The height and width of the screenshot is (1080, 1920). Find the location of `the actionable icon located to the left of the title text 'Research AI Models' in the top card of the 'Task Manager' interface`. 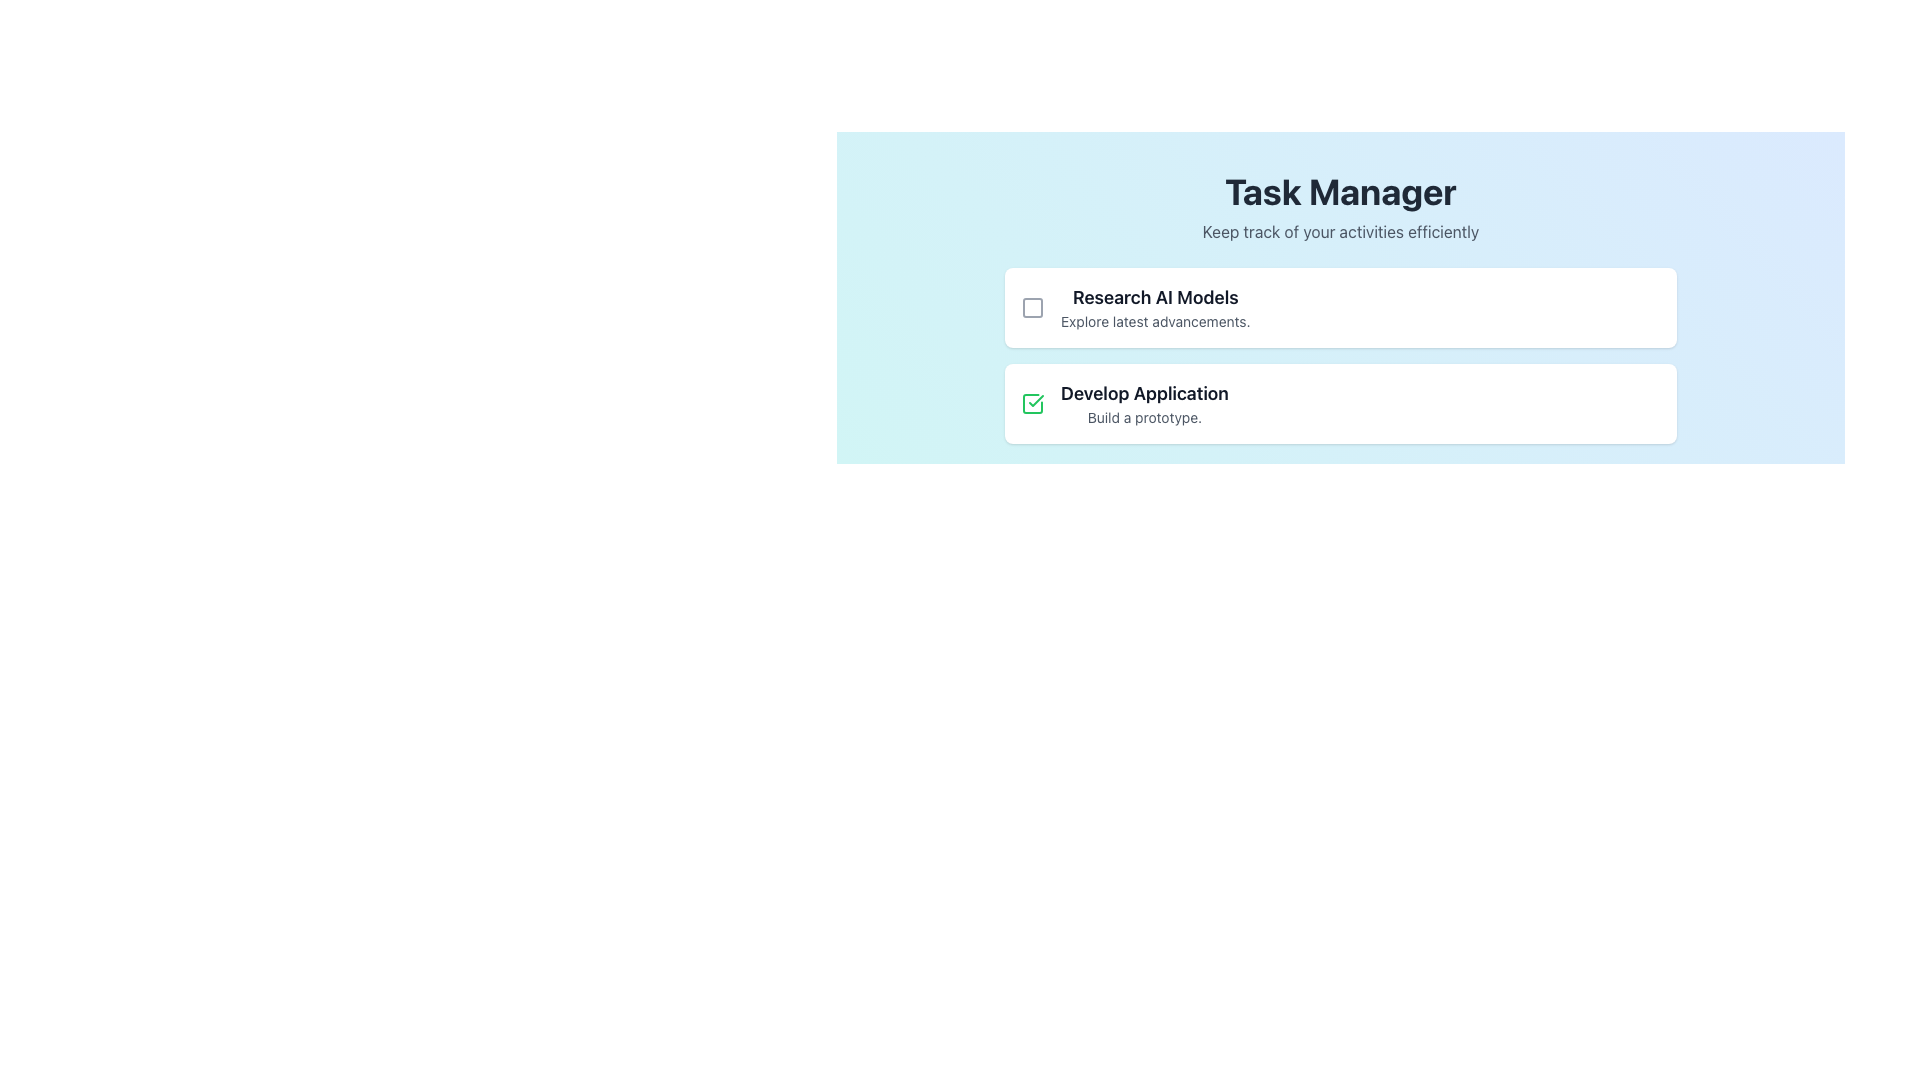

the actionable icon located to the left of the title text 'Research AI Models' in the top card of the 'Task Manager' interface is located at coordinates (1032, 308).